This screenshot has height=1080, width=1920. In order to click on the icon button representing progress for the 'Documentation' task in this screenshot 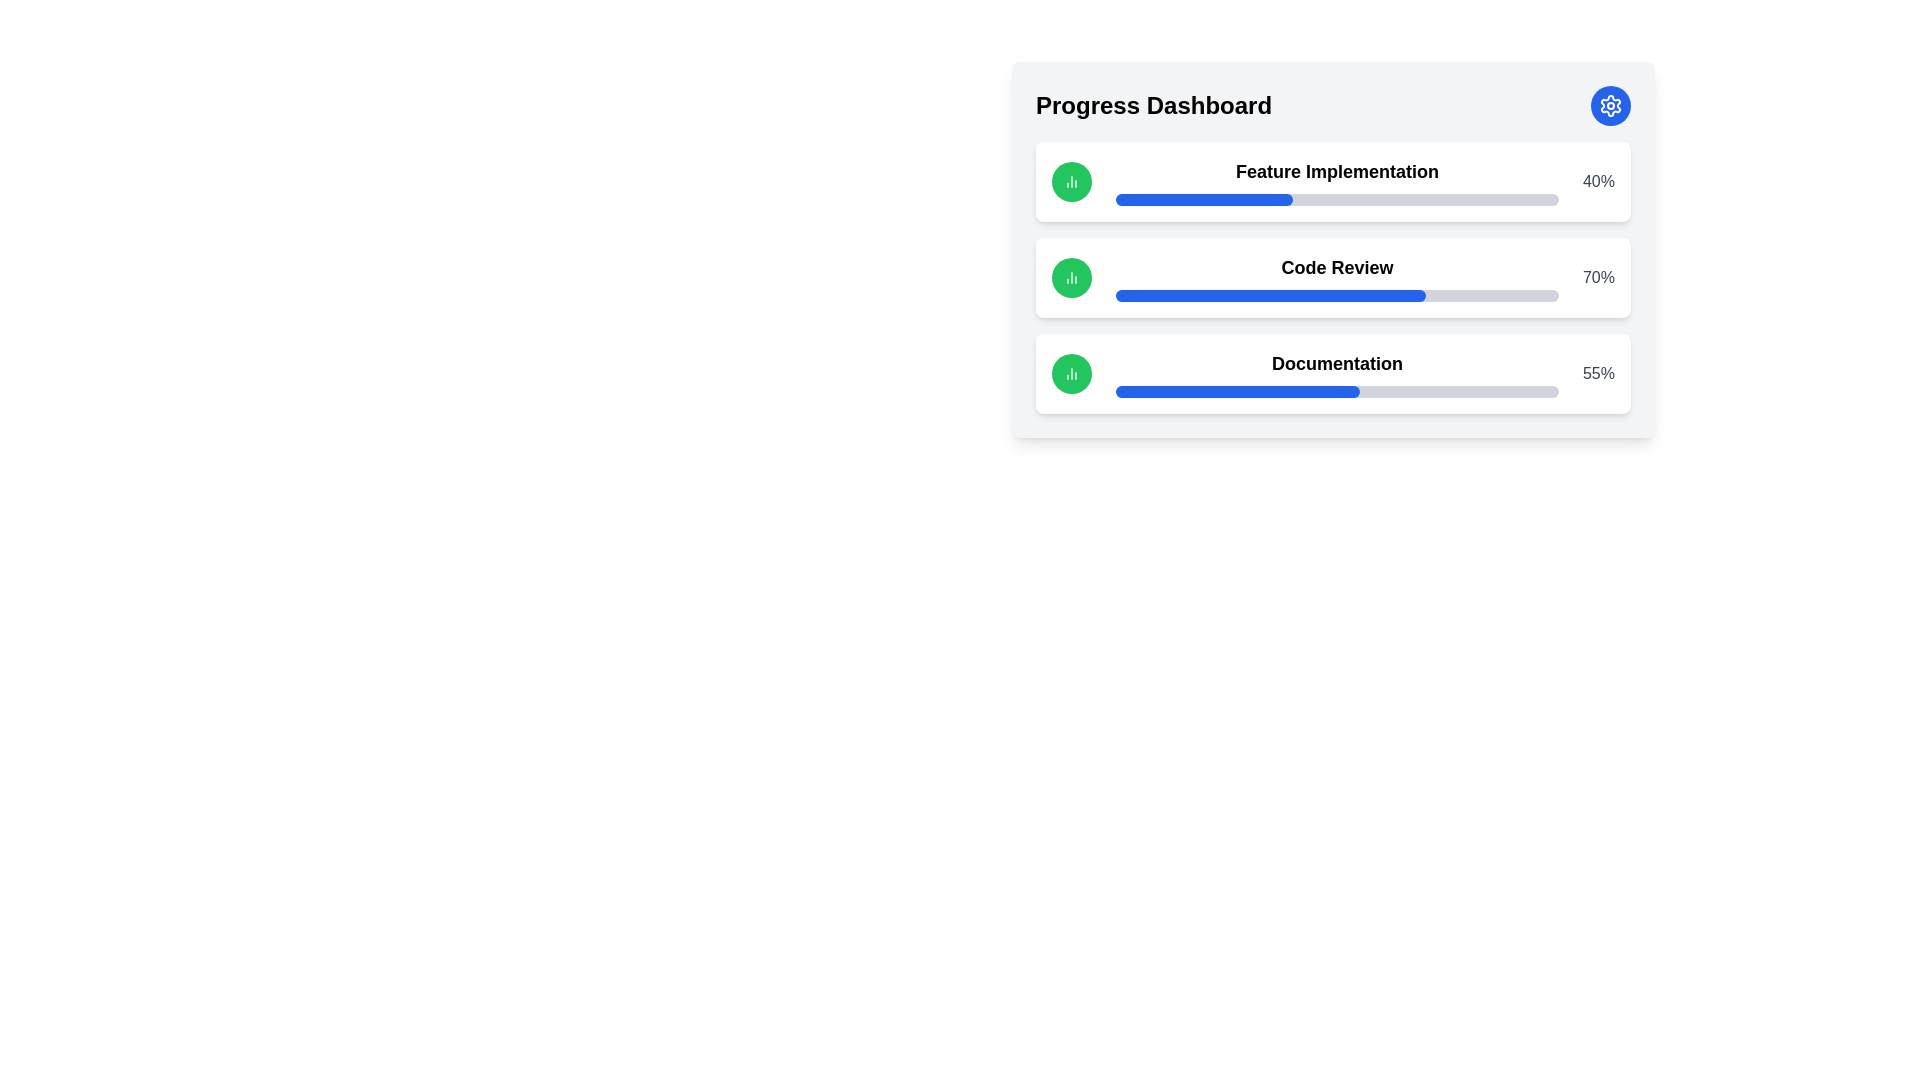, I will do `click(1070, 374)`.